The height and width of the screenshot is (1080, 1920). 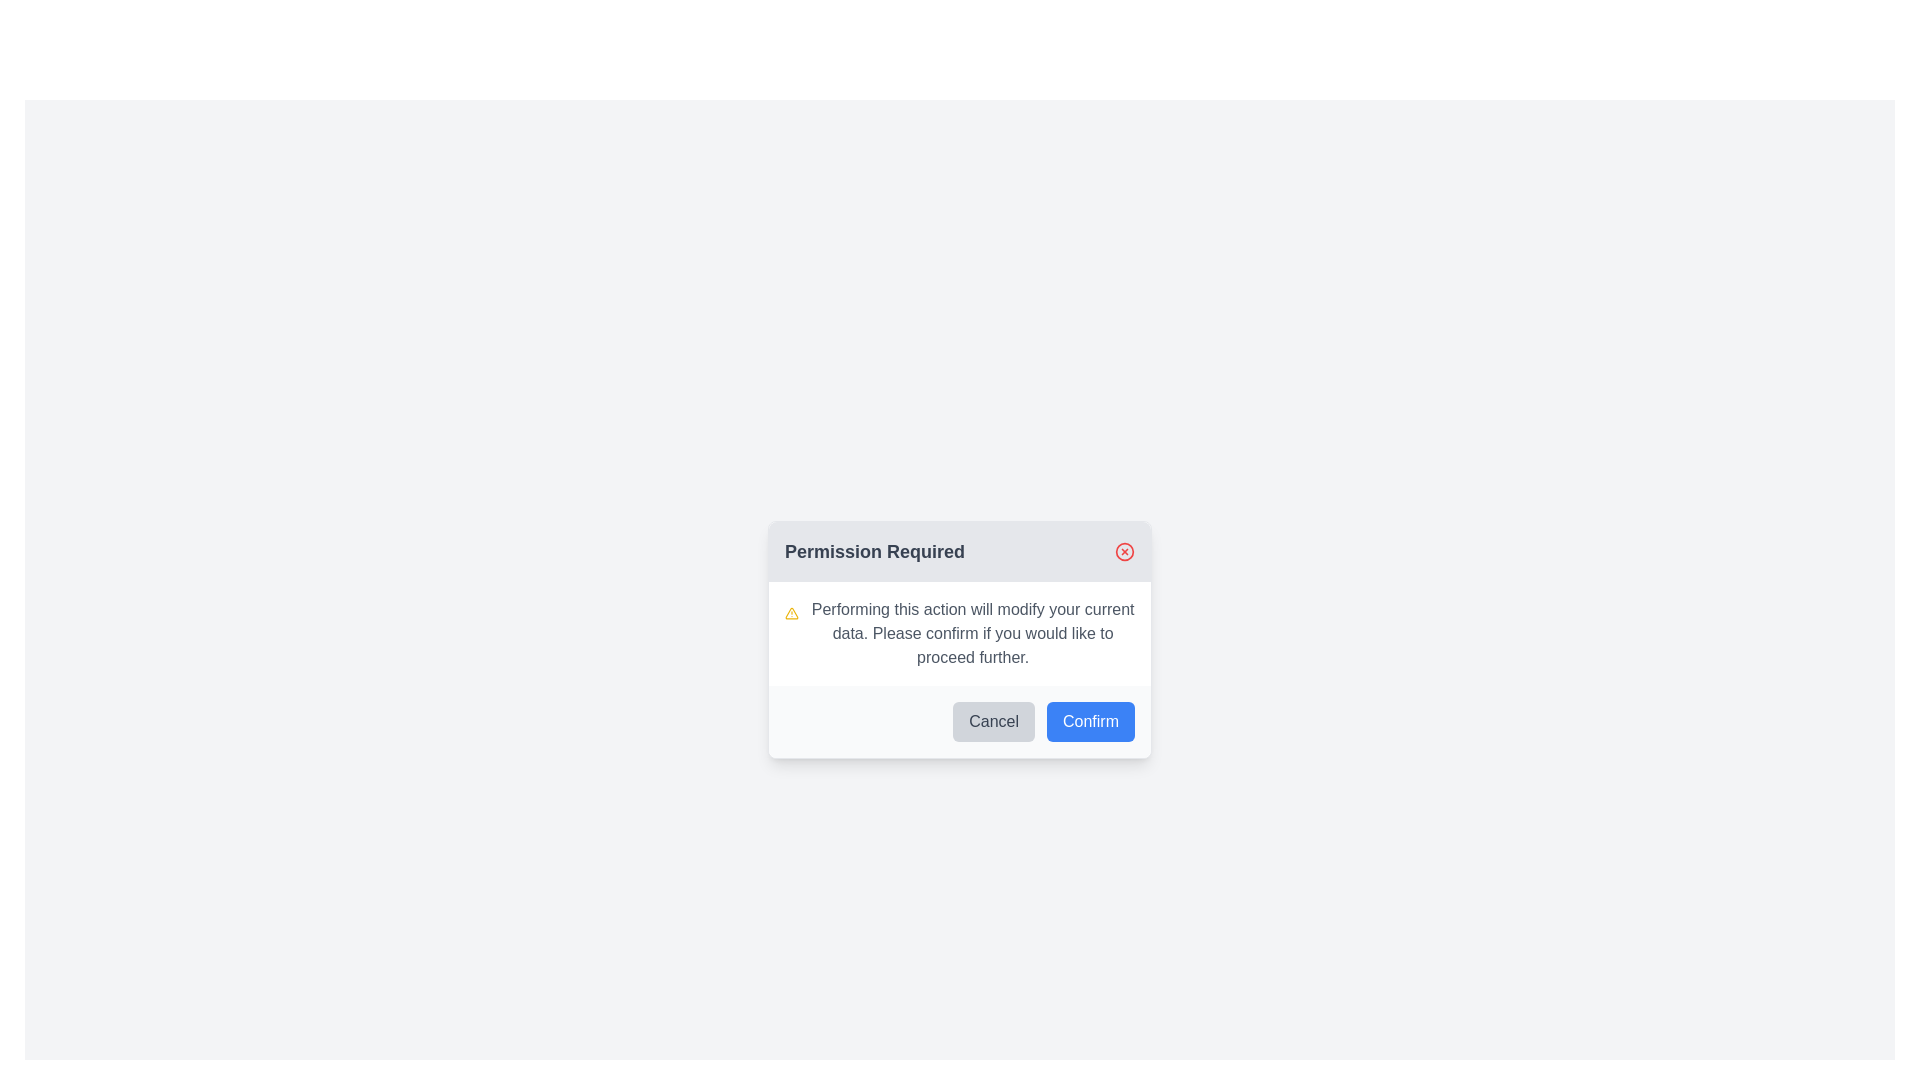 What do you see at coordinates (973, 633) in the screenshot?
I see `text block containing the message 'Performing this action will modify your current data. Please confirm if you would like to proceed further.' located in the 'Permission Required' dialog box, beneath the warning icon and above the buttons` at bounding box center [973, 633].